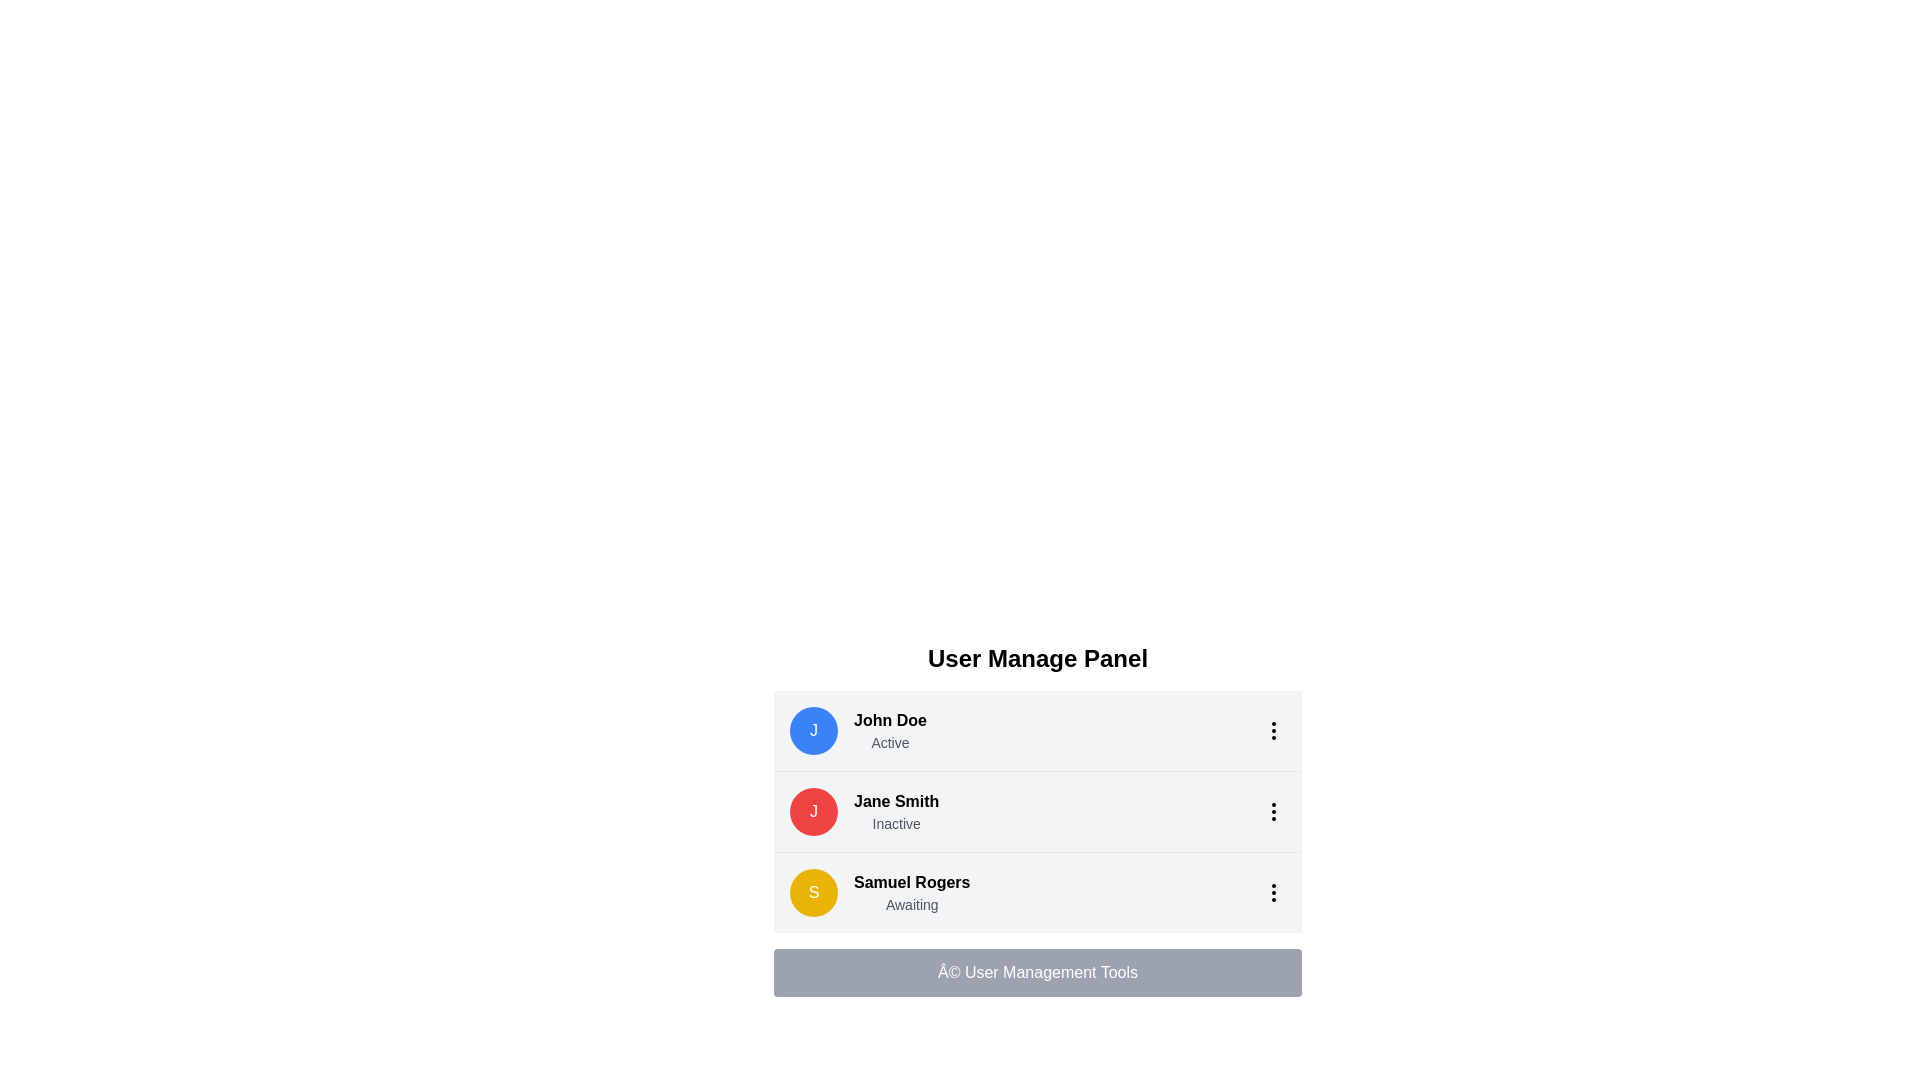 This screenshot has height=1080, width=1920. What do you see at coordinates (895, 824) in the screenshot?
I see `the static text label displaying 'Inactive' that is positioned below 'Jane Smith' in the user management panel` at bounding box center [895, 824].